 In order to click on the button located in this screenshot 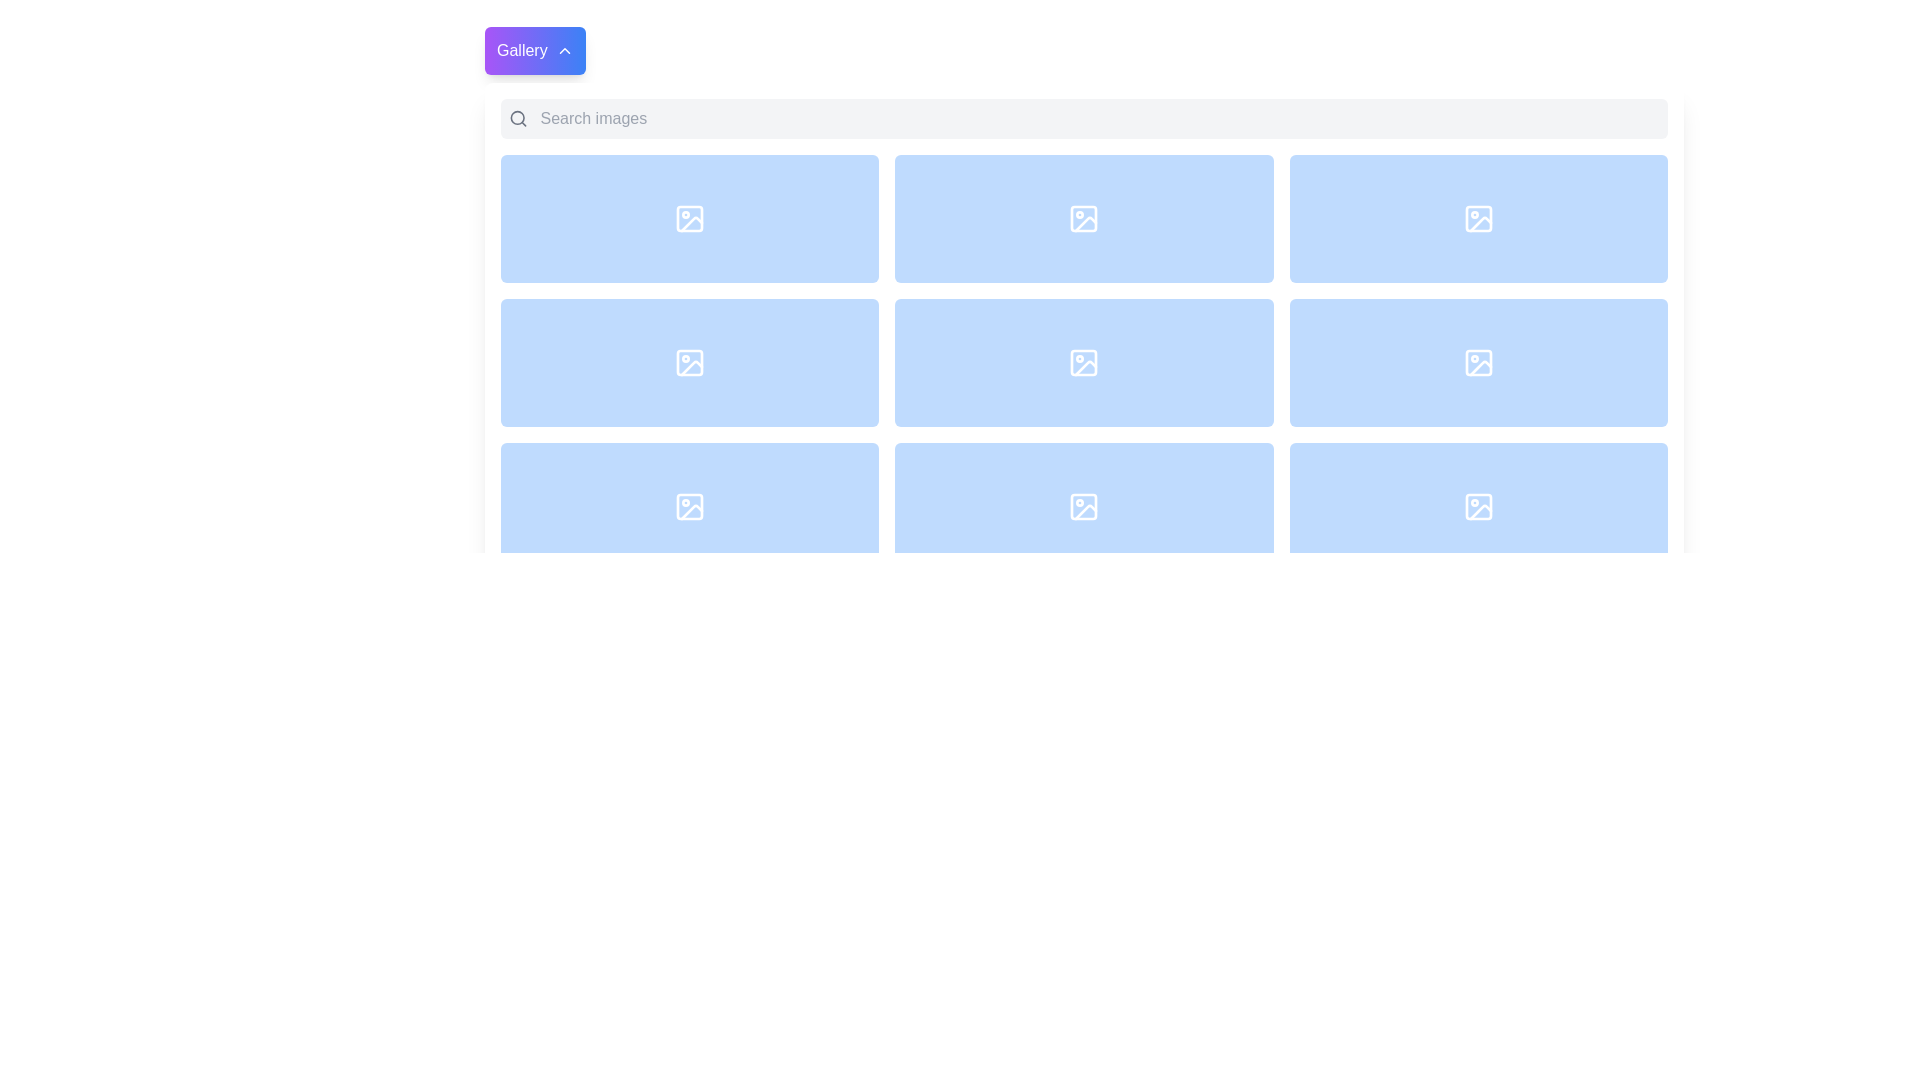, I will do `click(1478, 219)`.